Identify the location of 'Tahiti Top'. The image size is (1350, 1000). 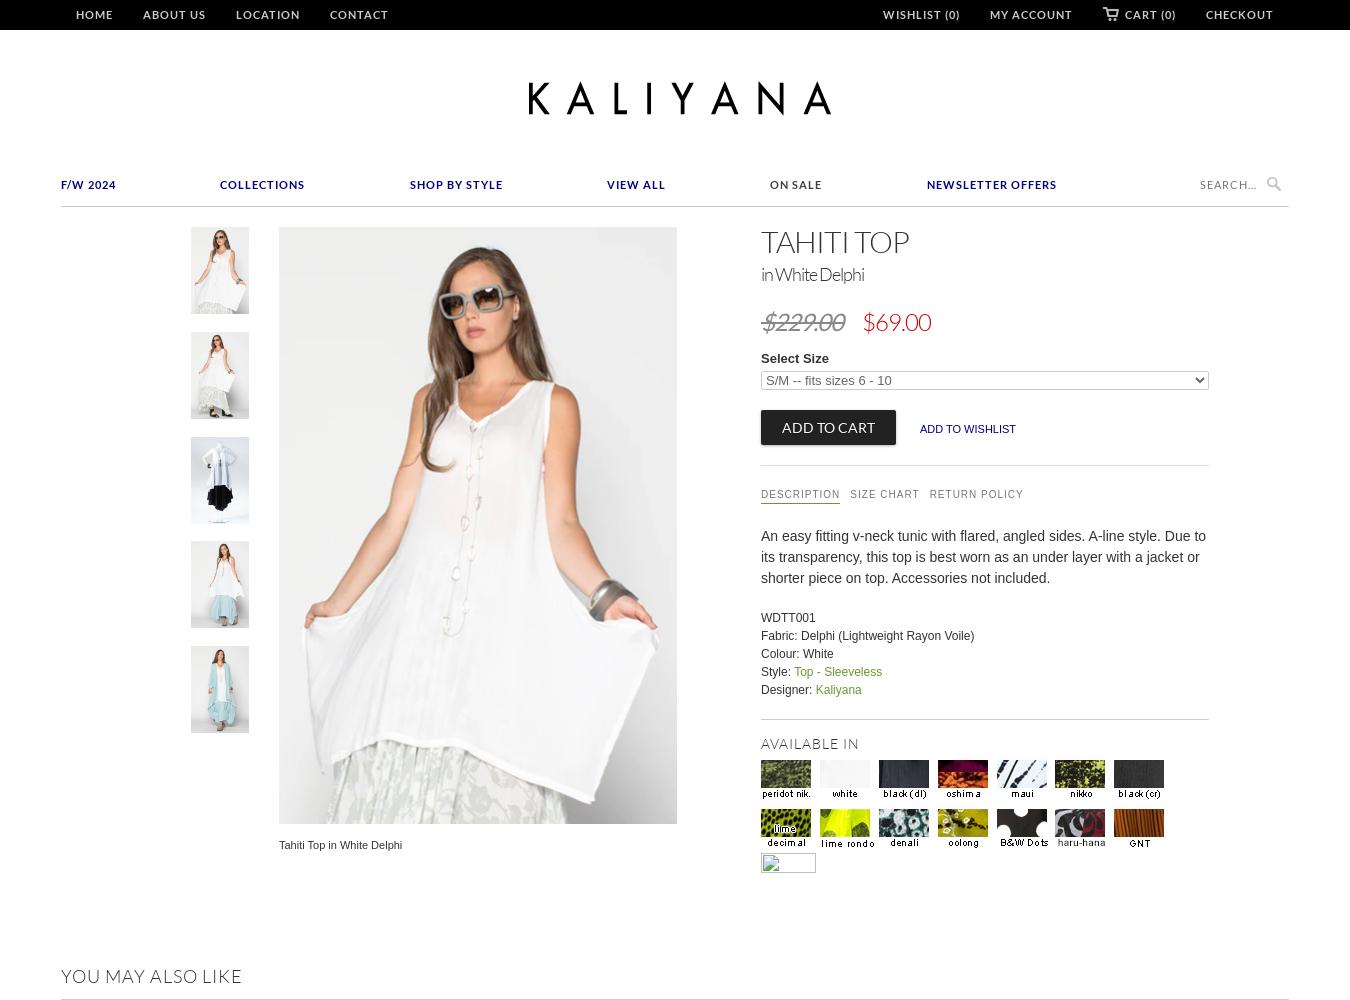
(759, 240).